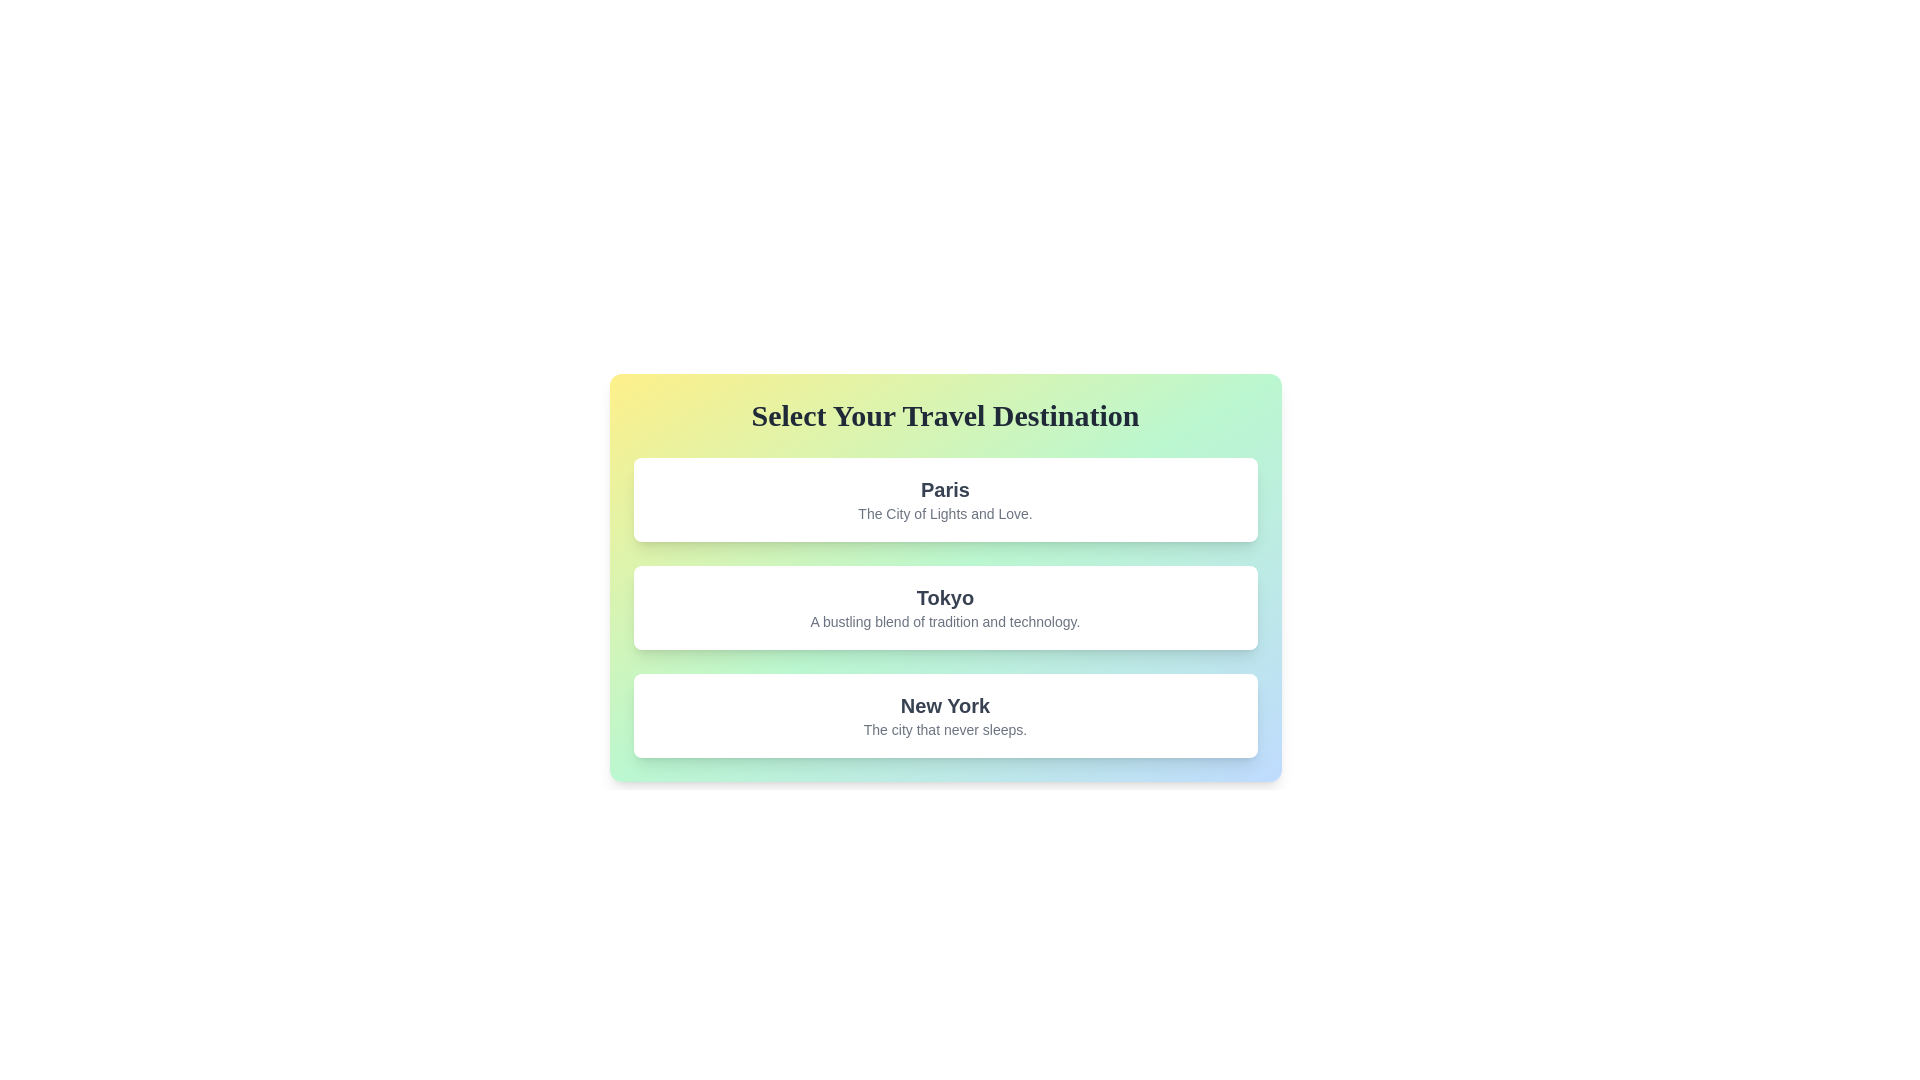 The height and width of the screenshot is (1080, 1920). What do you see at coordinates (944, 620) in the screenshot?
I see `the static text element that contains the phrase 'A bustling blend of tradition and technology.' positioned below the title 'Tokyo' in the card layout` at bounding box center [944, 620].